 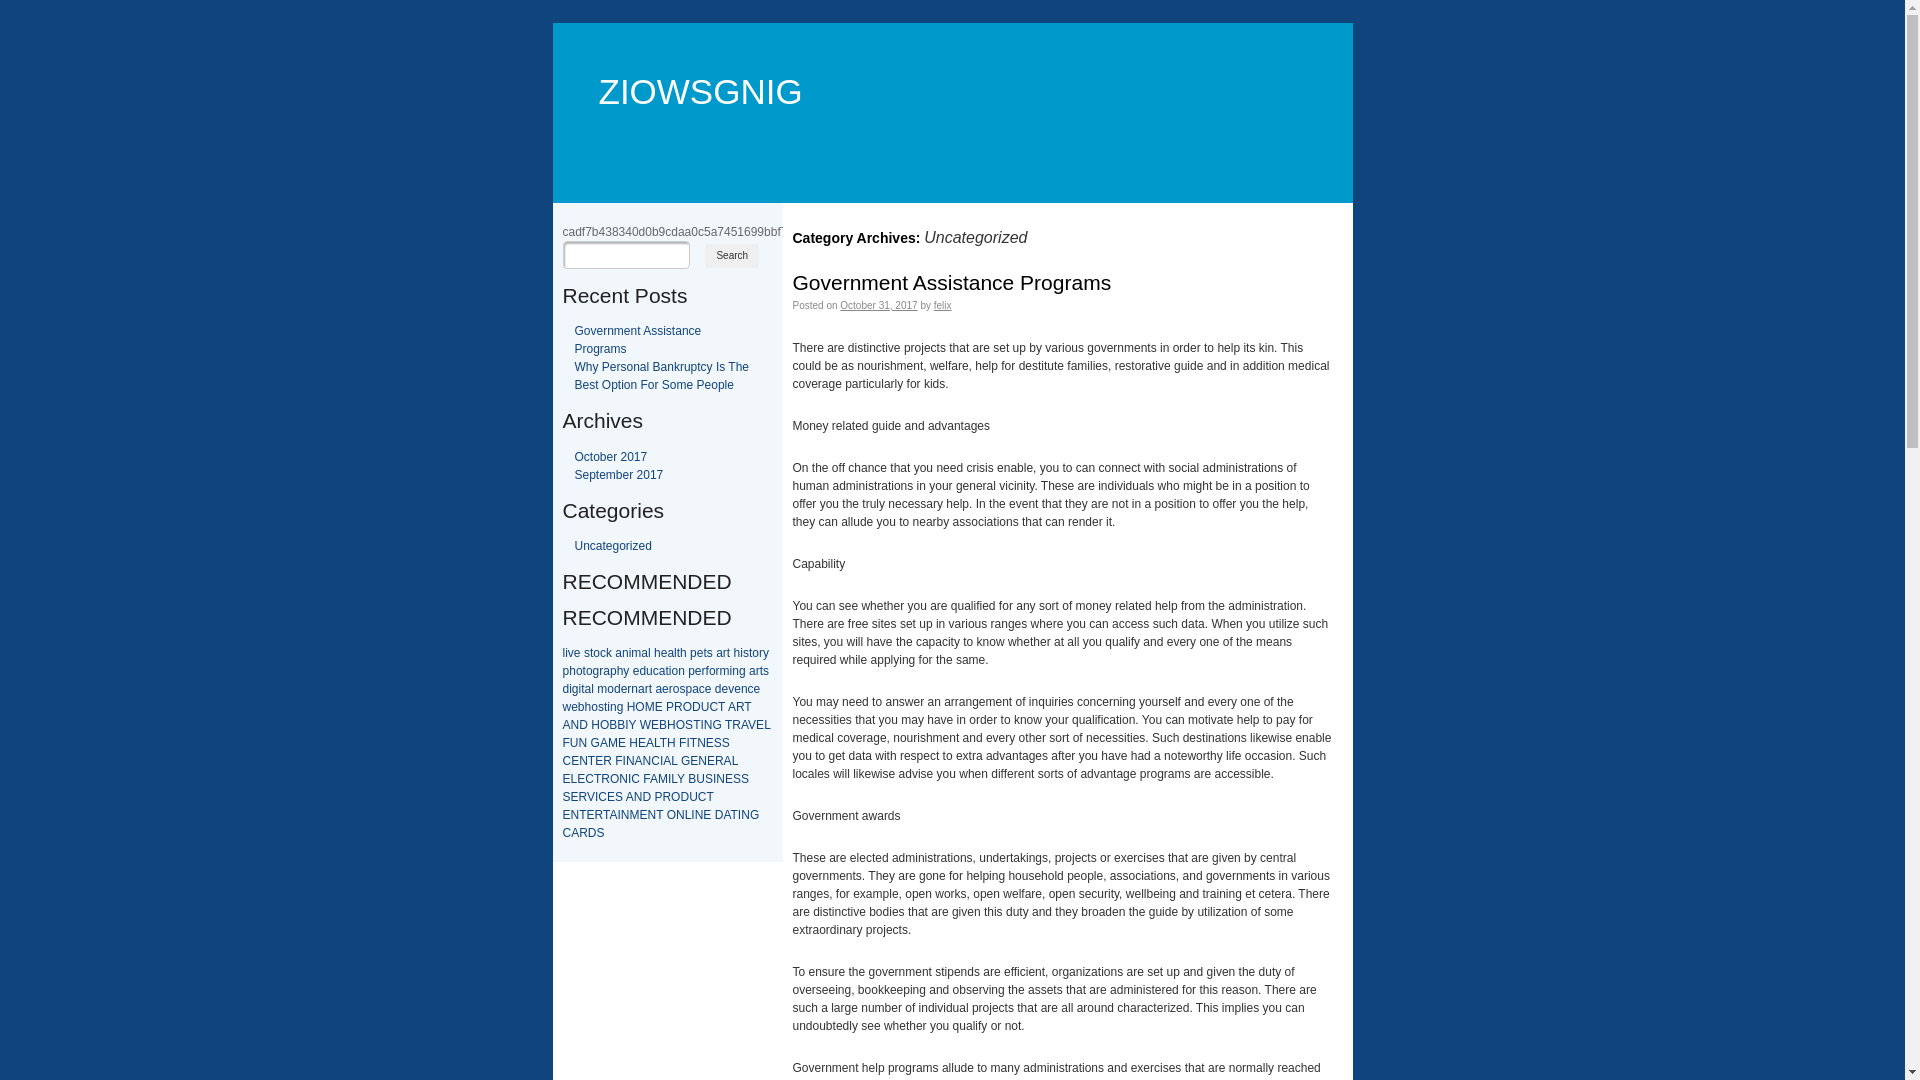 I want to click on 'h', so click(x=619, y=671).